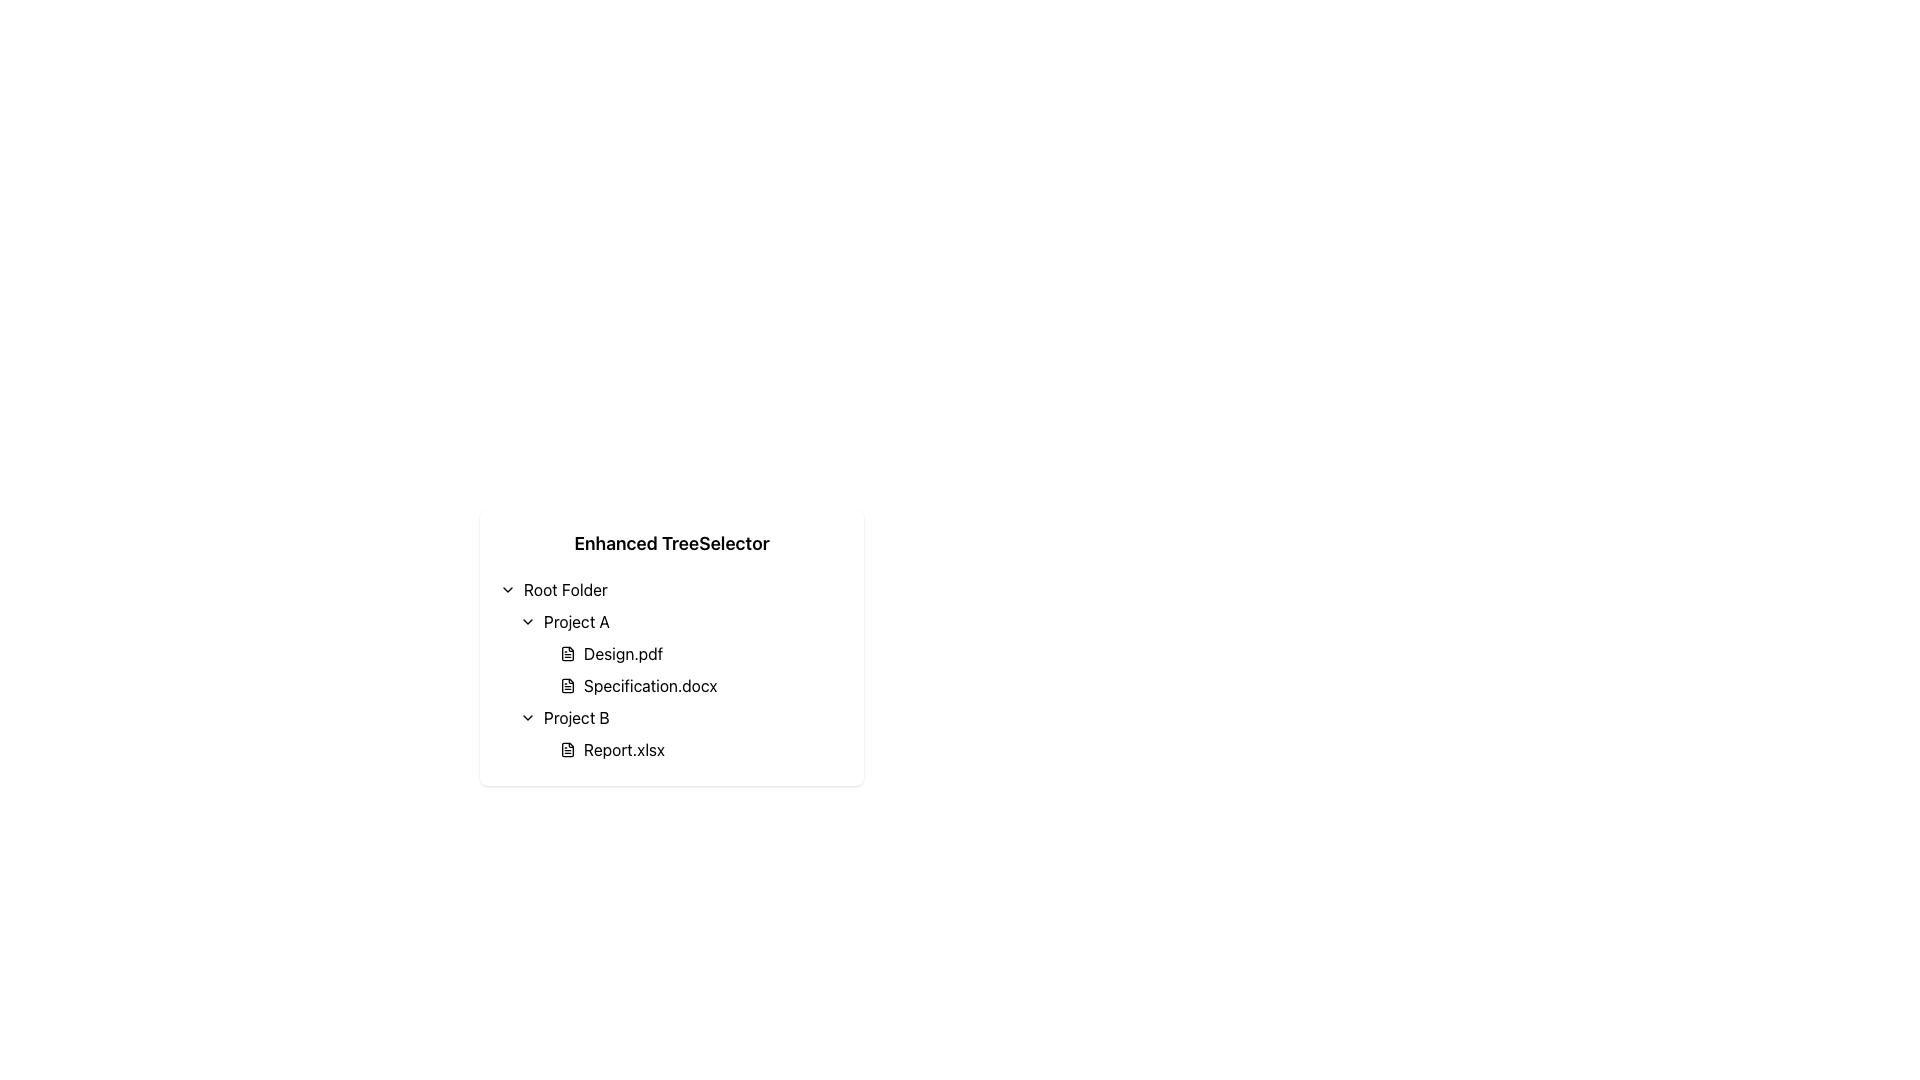 This screenshot has width=1920, height=1080. Describe the element at coordinates (672, 589) in the screenshot. I see `the Treeview Node representing the root of the file tree system` at that location.